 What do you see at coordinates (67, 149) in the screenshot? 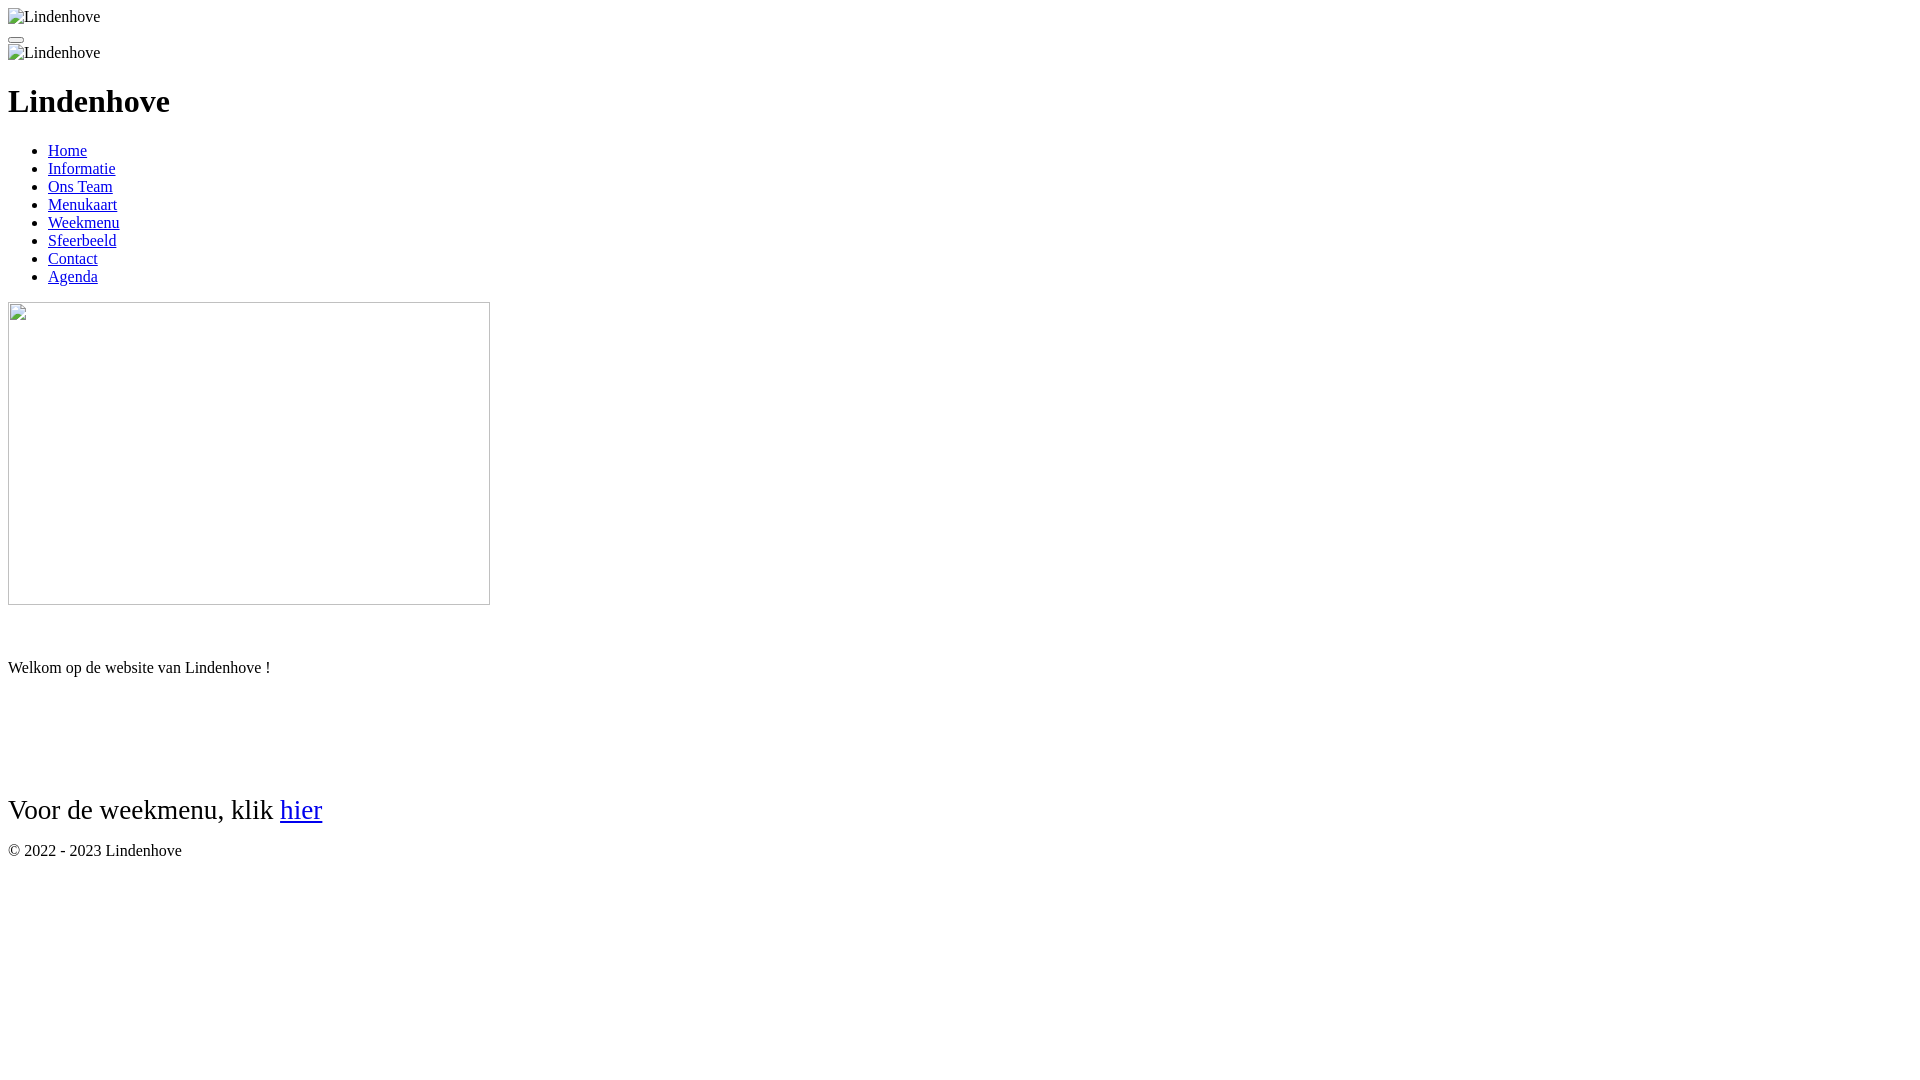
I see `'Home'` at bounding box center [67, 149].